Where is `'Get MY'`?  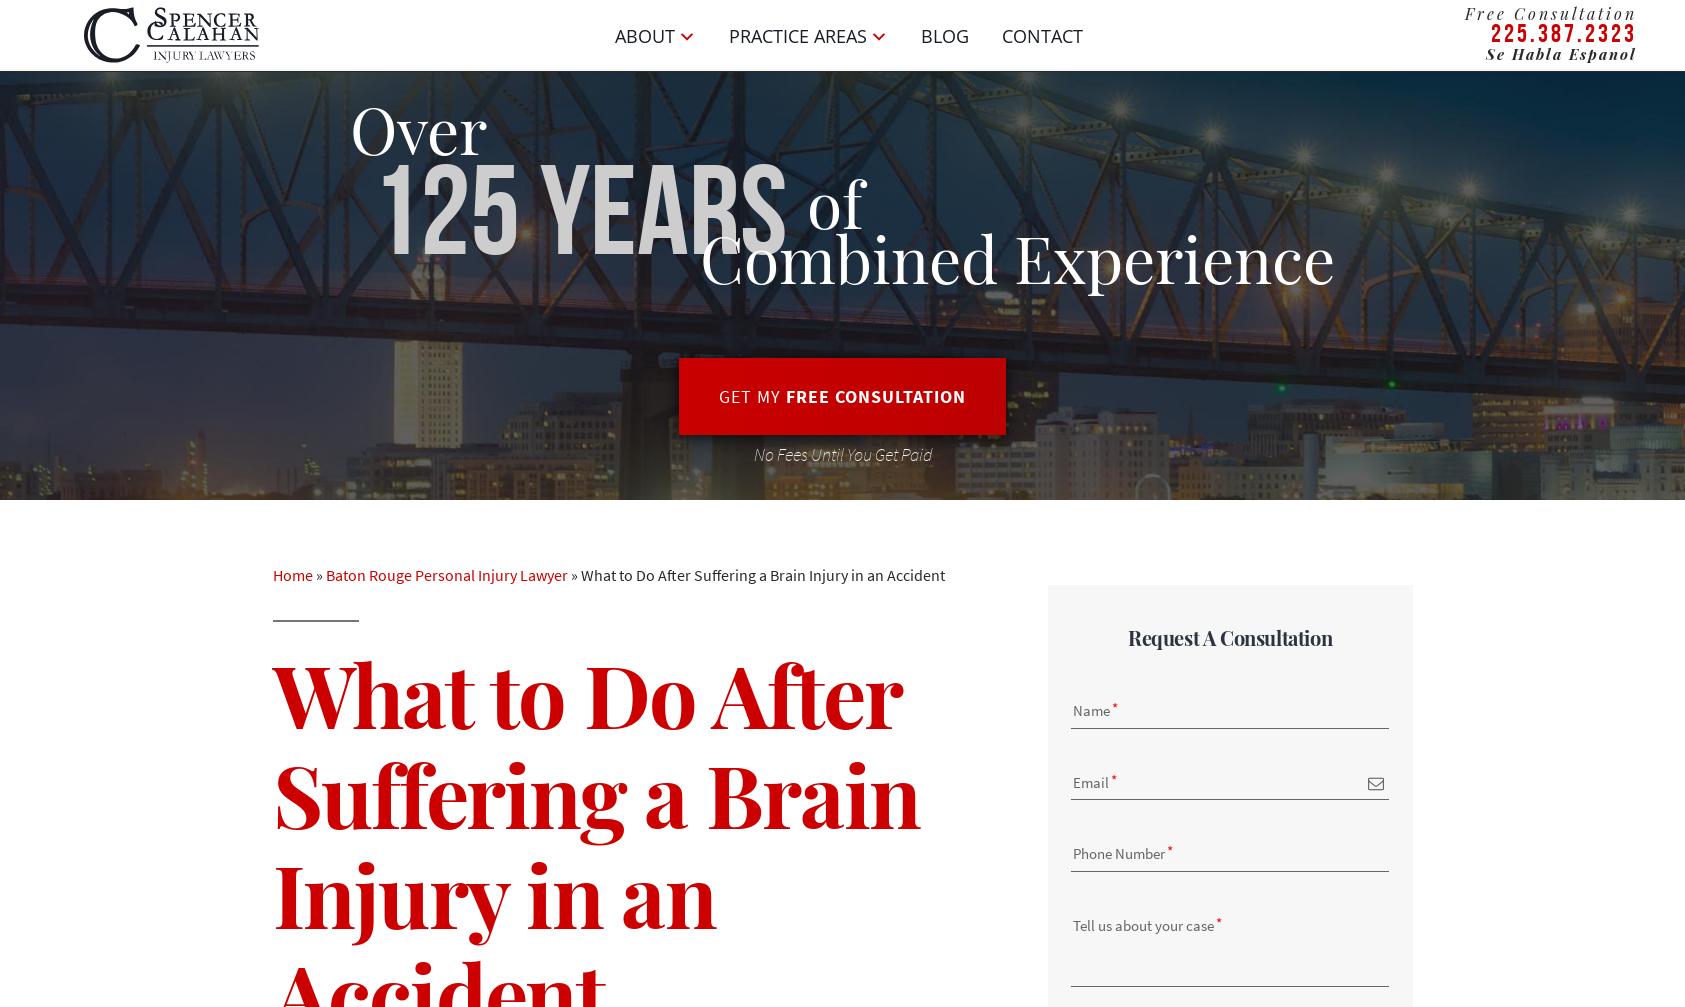
'Get MY' is located at coordinates (751, 396).